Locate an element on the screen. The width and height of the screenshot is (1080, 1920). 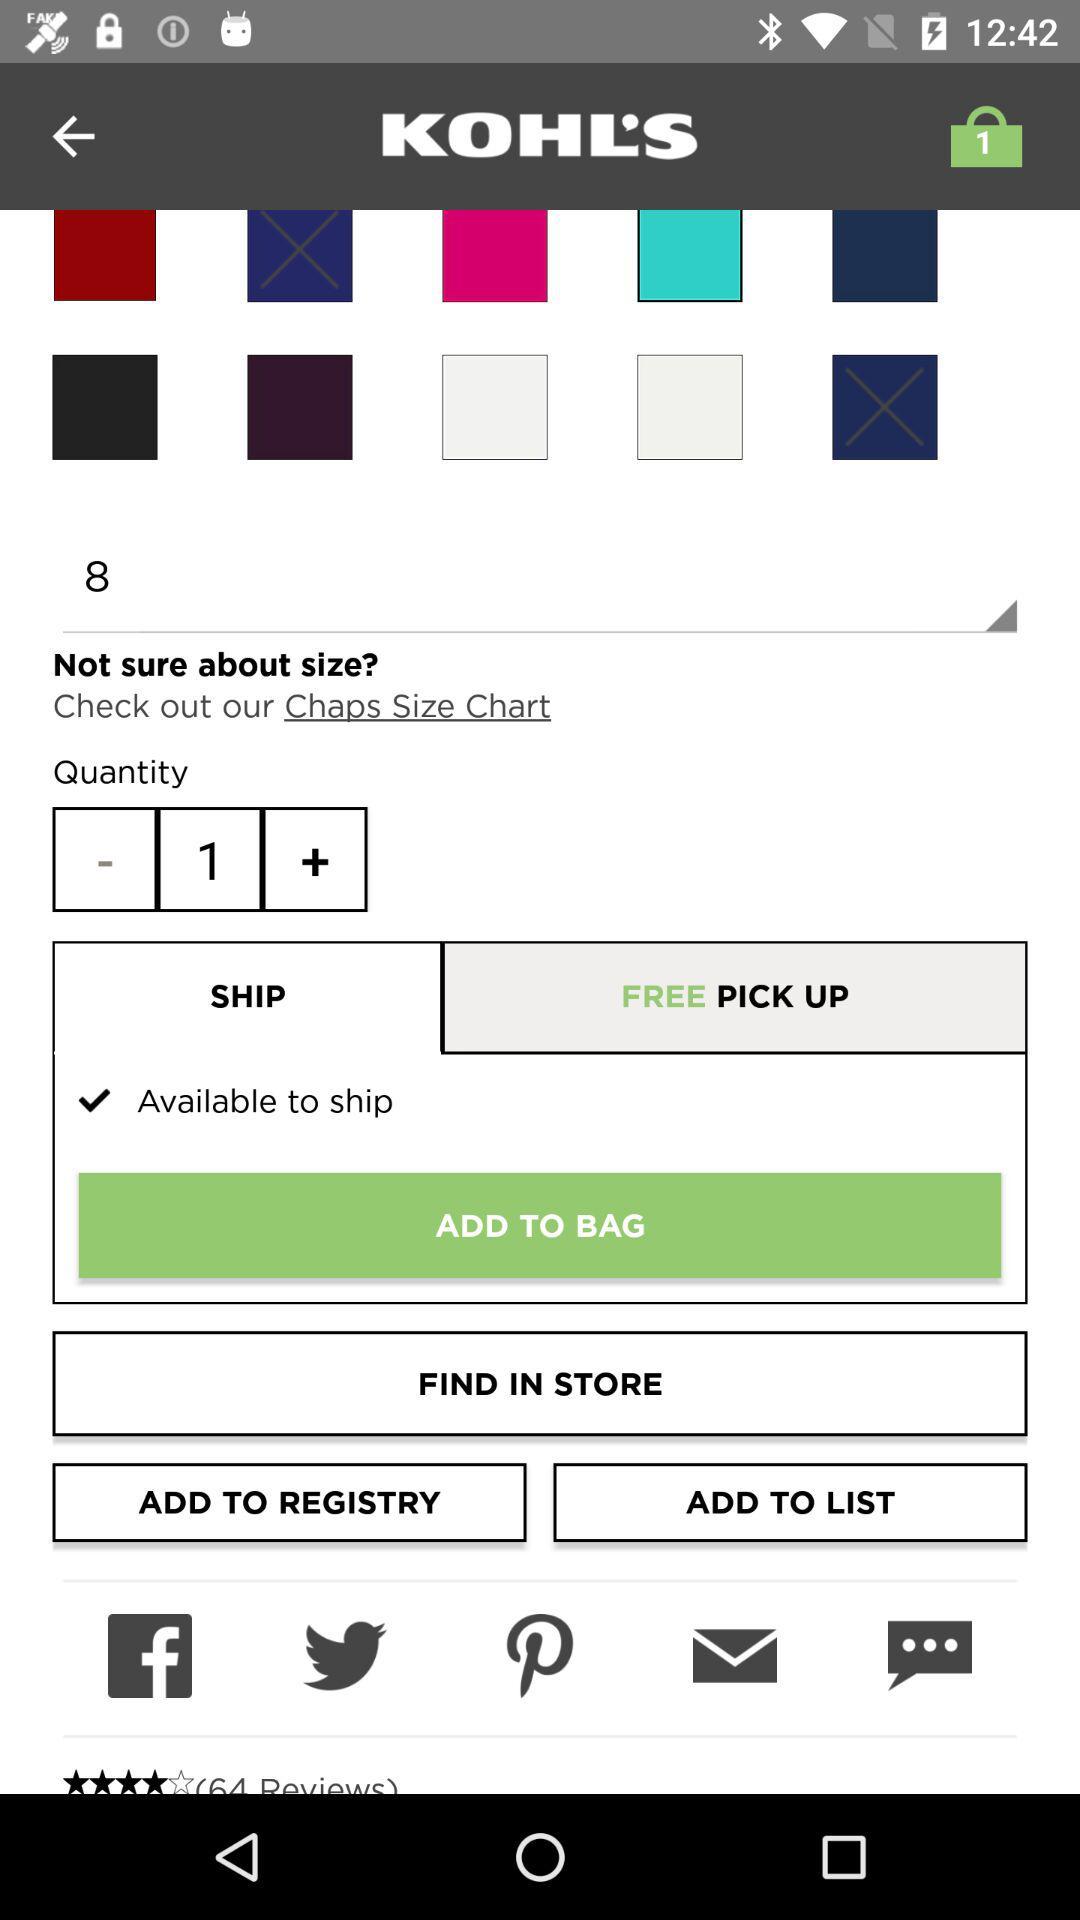
choose navy blue option is located at coordinates (883, 406).